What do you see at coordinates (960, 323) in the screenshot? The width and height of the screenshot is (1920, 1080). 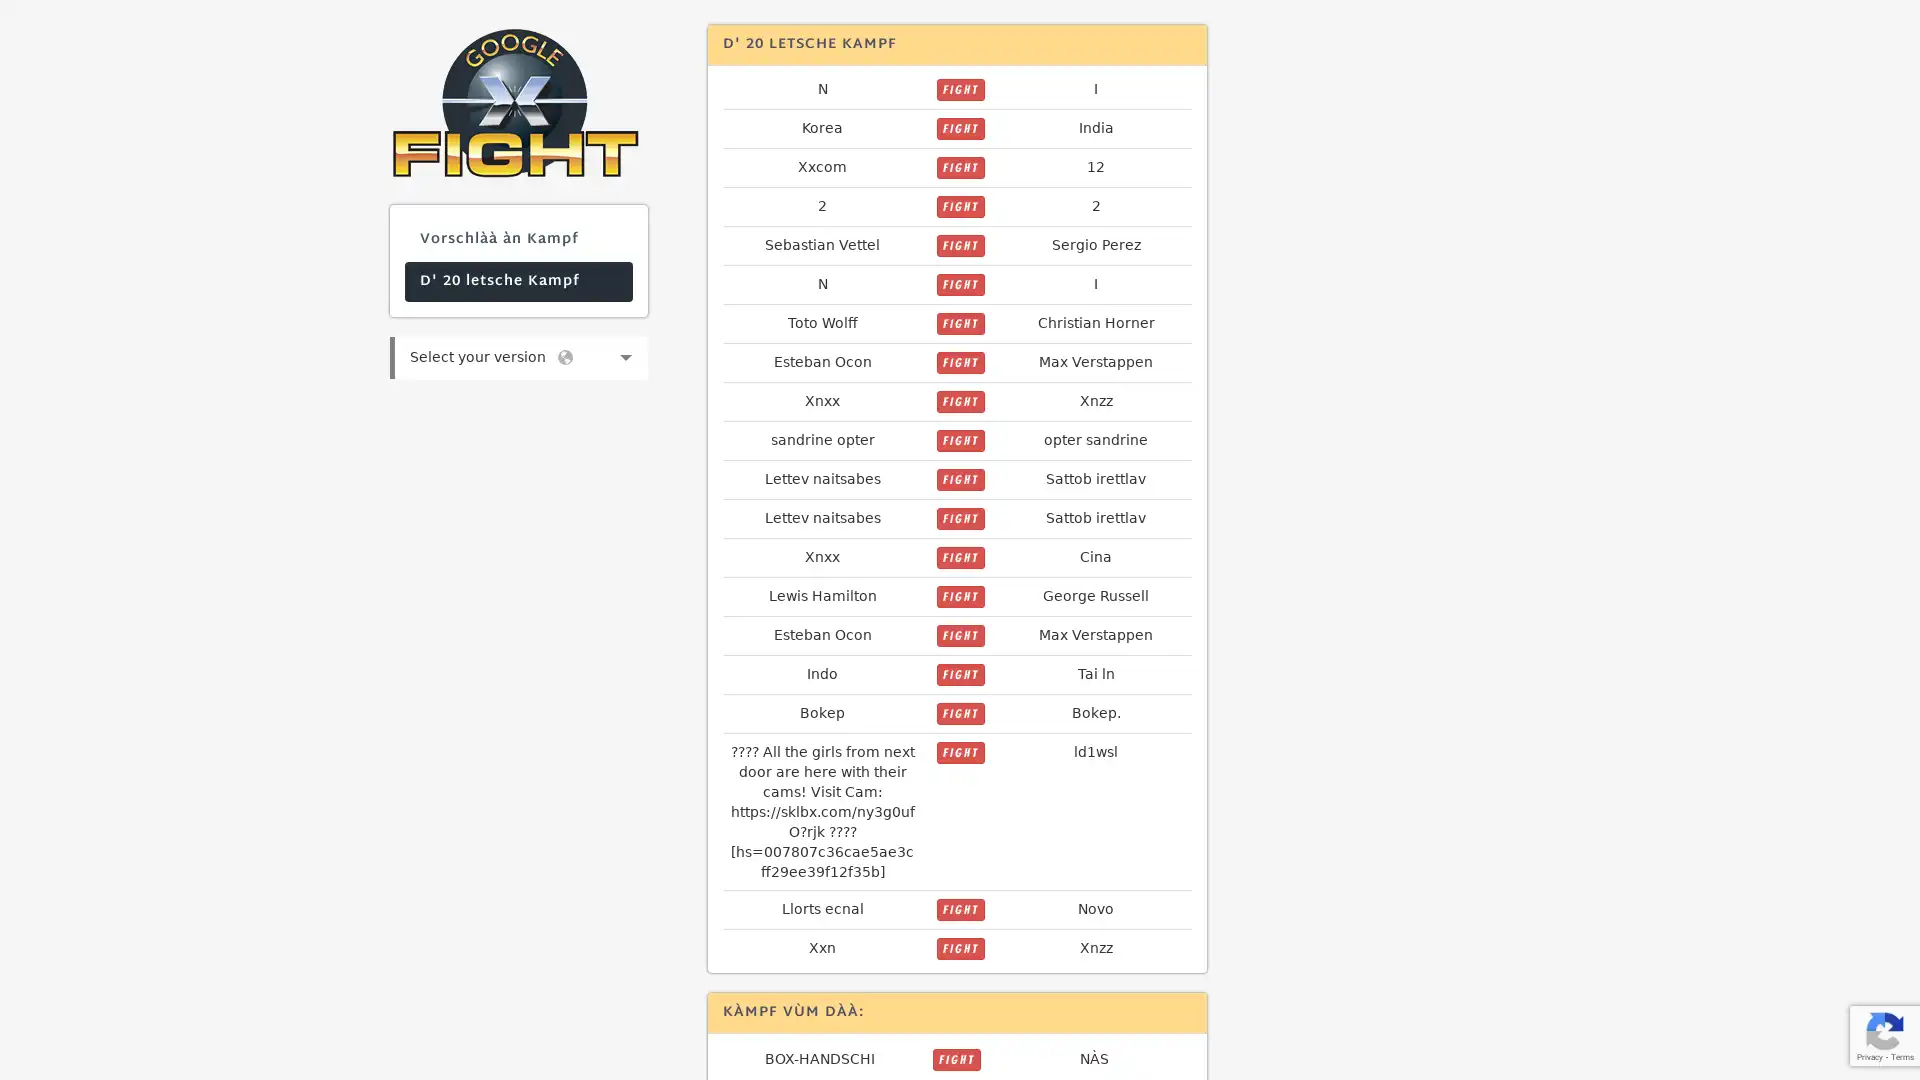 I see `FIGHT` at bounding box center [960, 323].